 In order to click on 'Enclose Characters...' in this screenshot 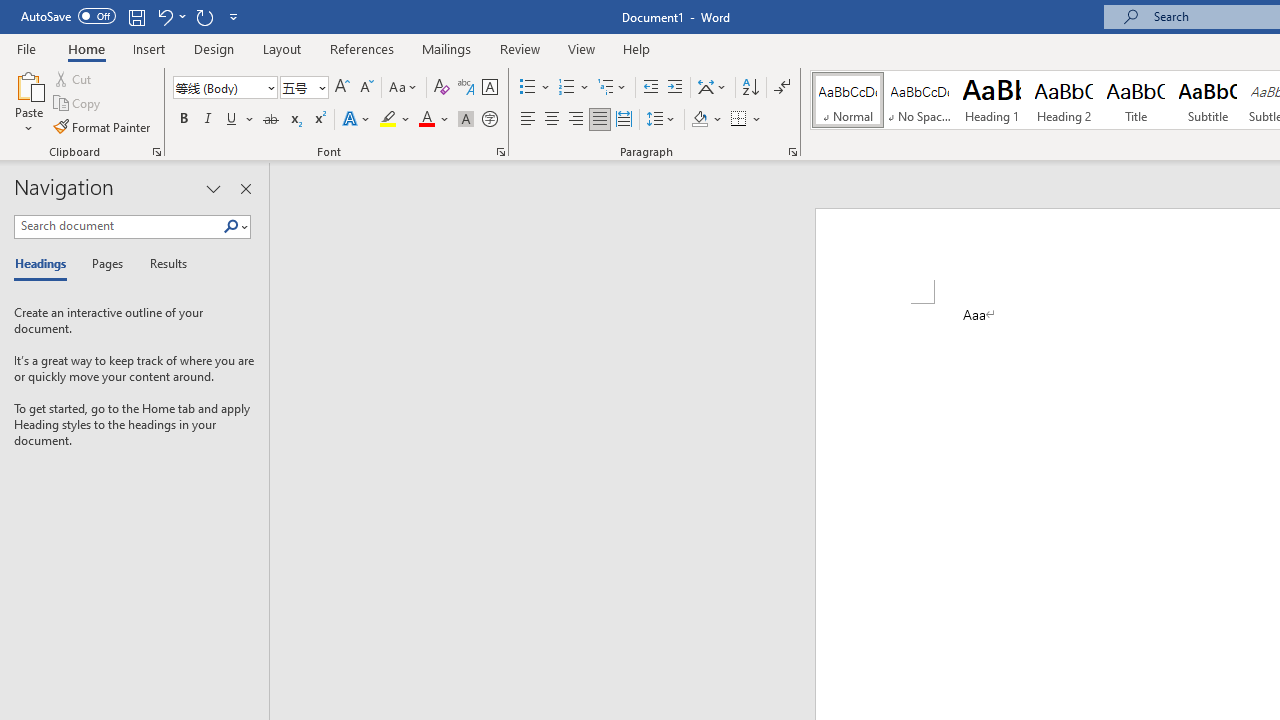, I will do `click(489, 119)`.